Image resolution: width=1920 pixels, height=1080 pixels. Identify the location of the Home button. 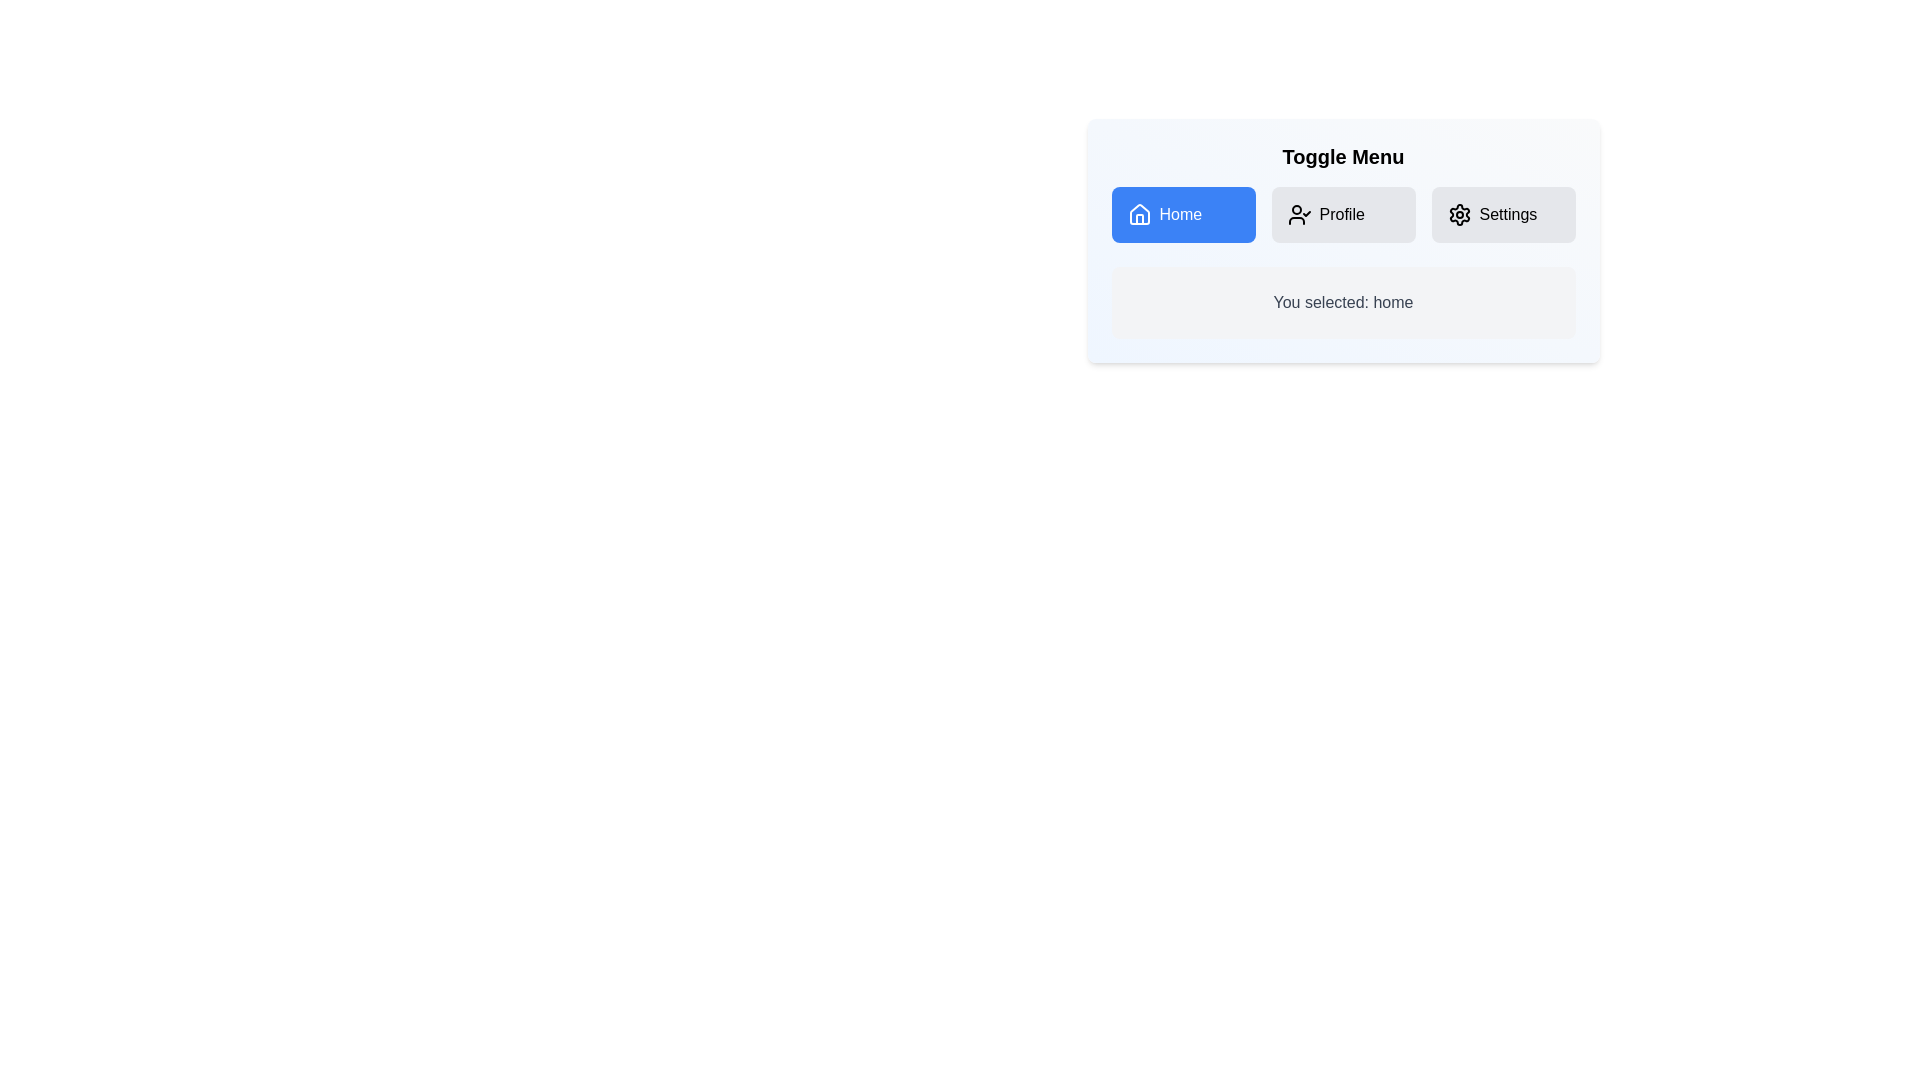
(1183, 215).